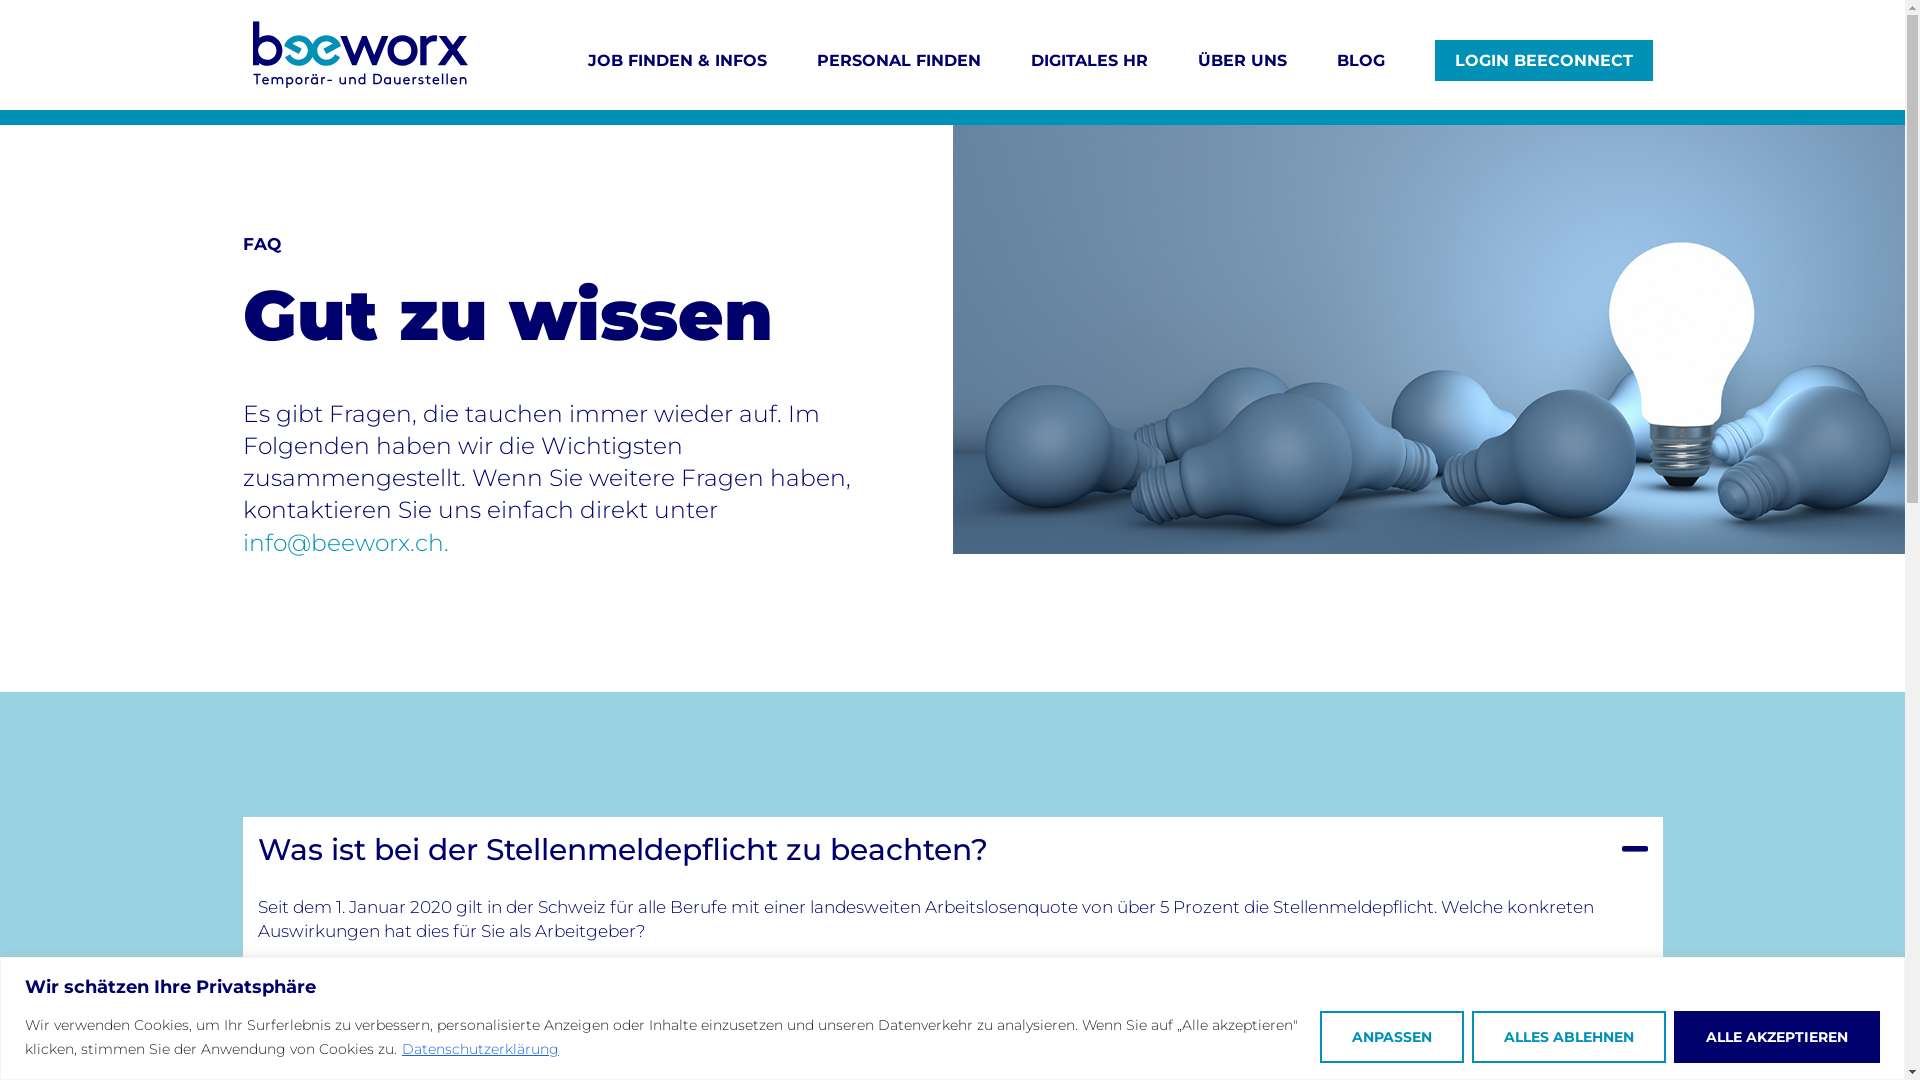 This screenshot has height=1080, width=1920. What do you see at coordinates (1776, 1035) in the screenshot?
I see `'ALLE AKZEPTIEREN'` at bounding box center [1776, 1035].